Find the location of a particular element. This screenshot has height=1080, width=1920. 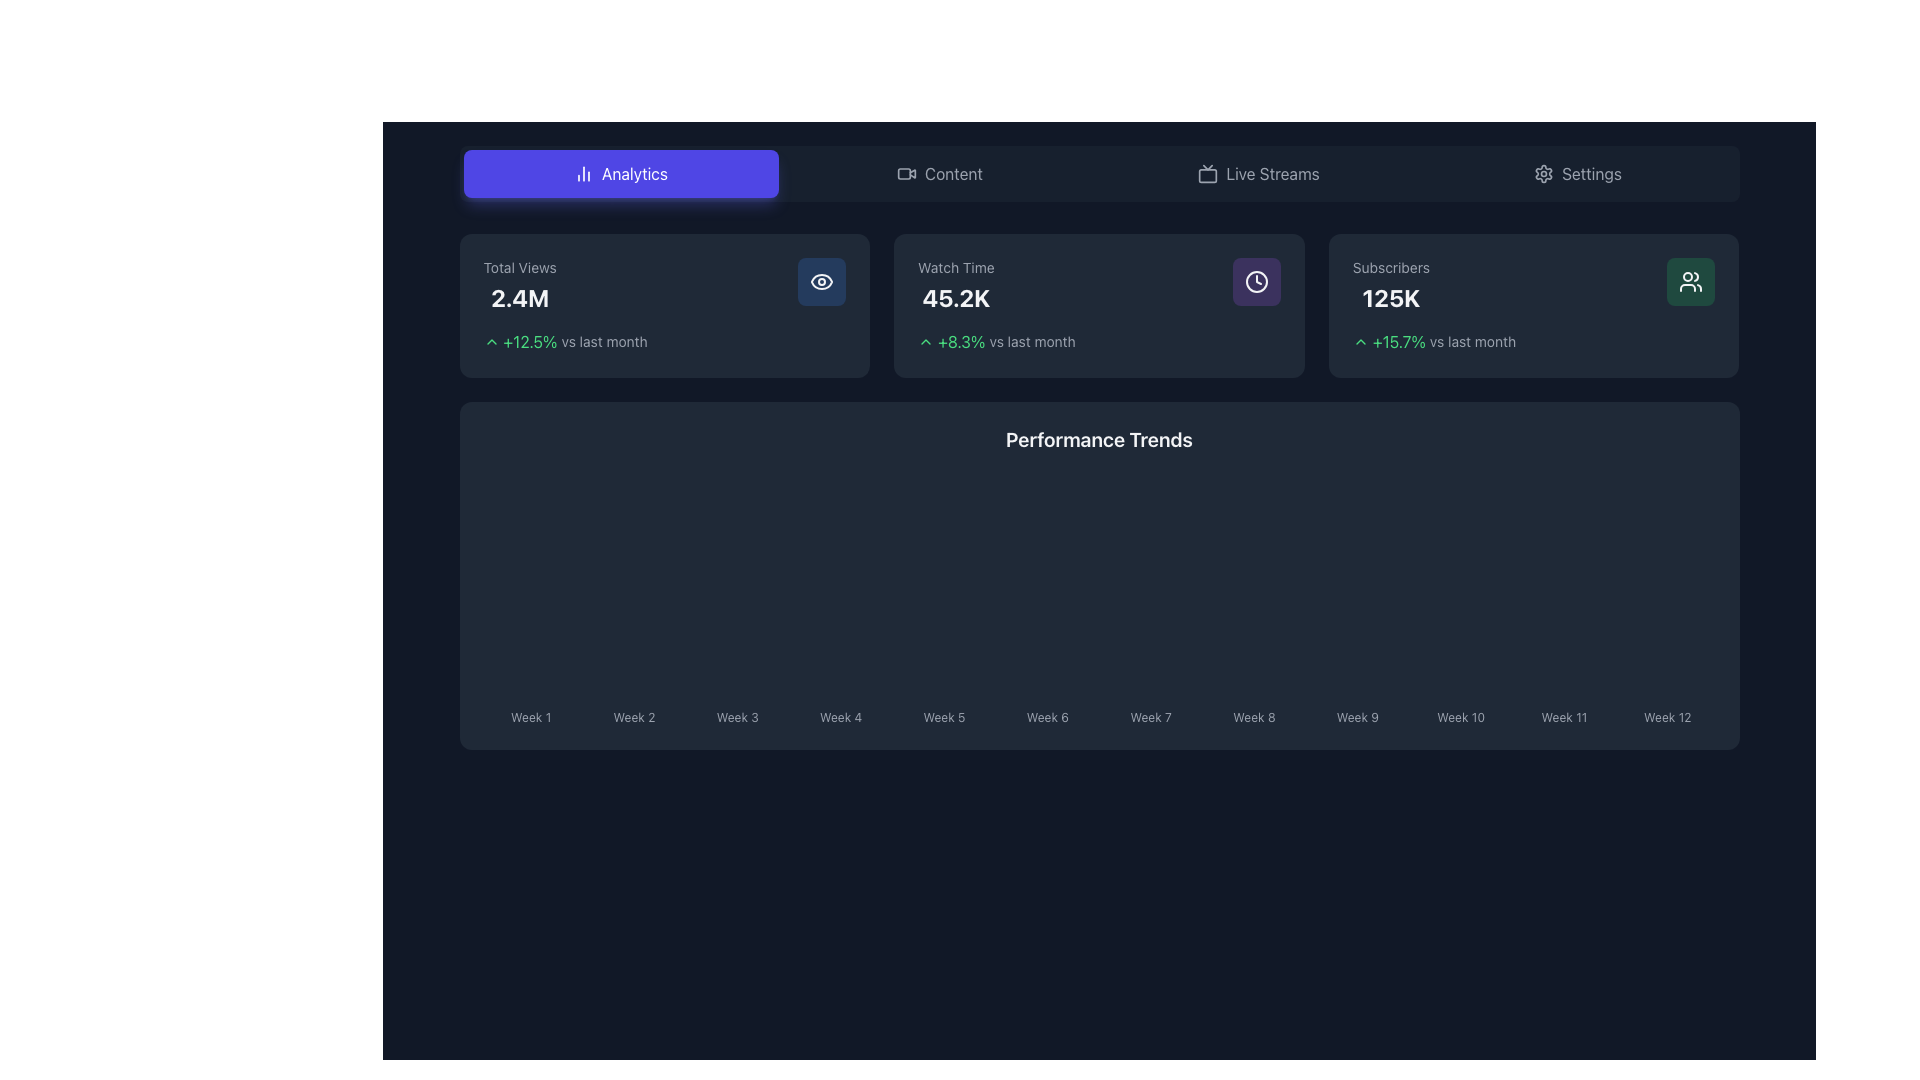

the text label indicating the total views statistic located in the top-left corner of the card displaying '2.4M' is located at coordinates (520, 266).